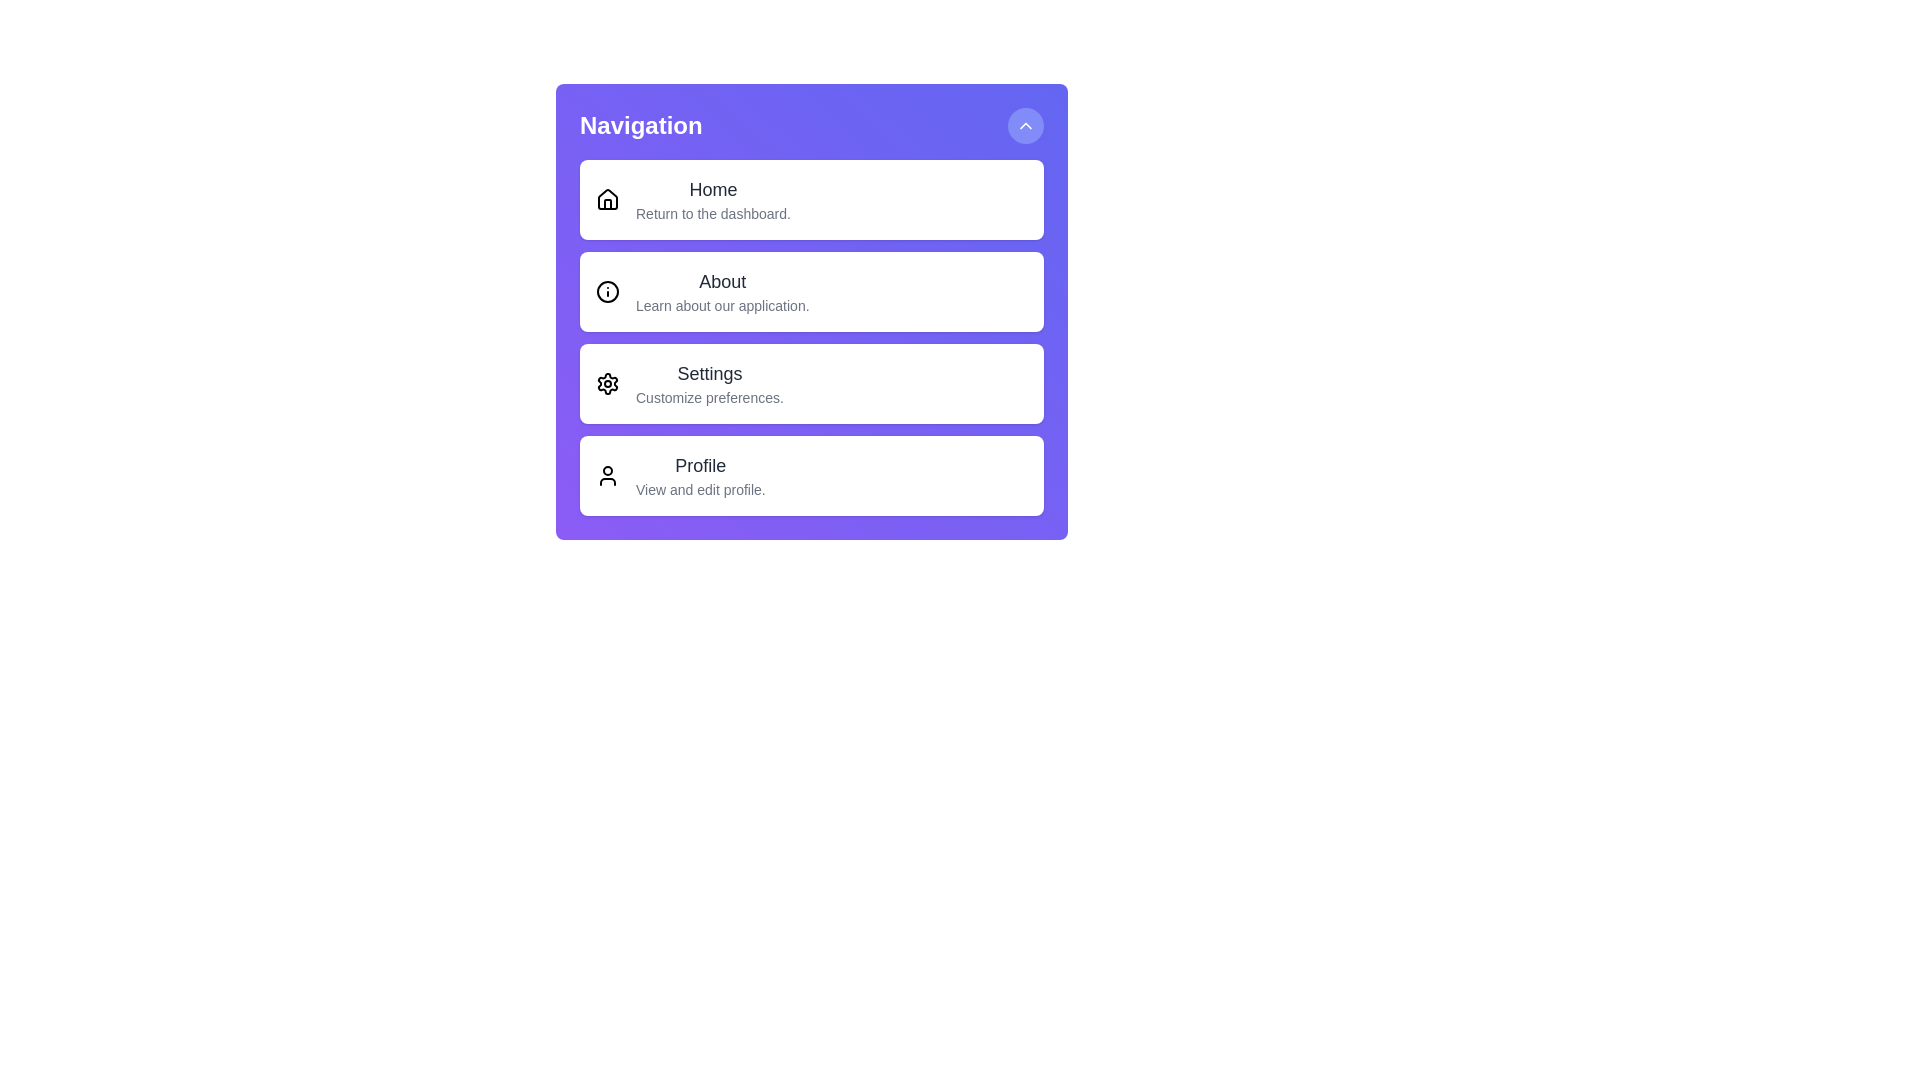 The image size is (1920, 1080). What do you see at coordinates (607, 475) in the screenshot?
I see `the icon for Profile` at bounding box center [607, 475].